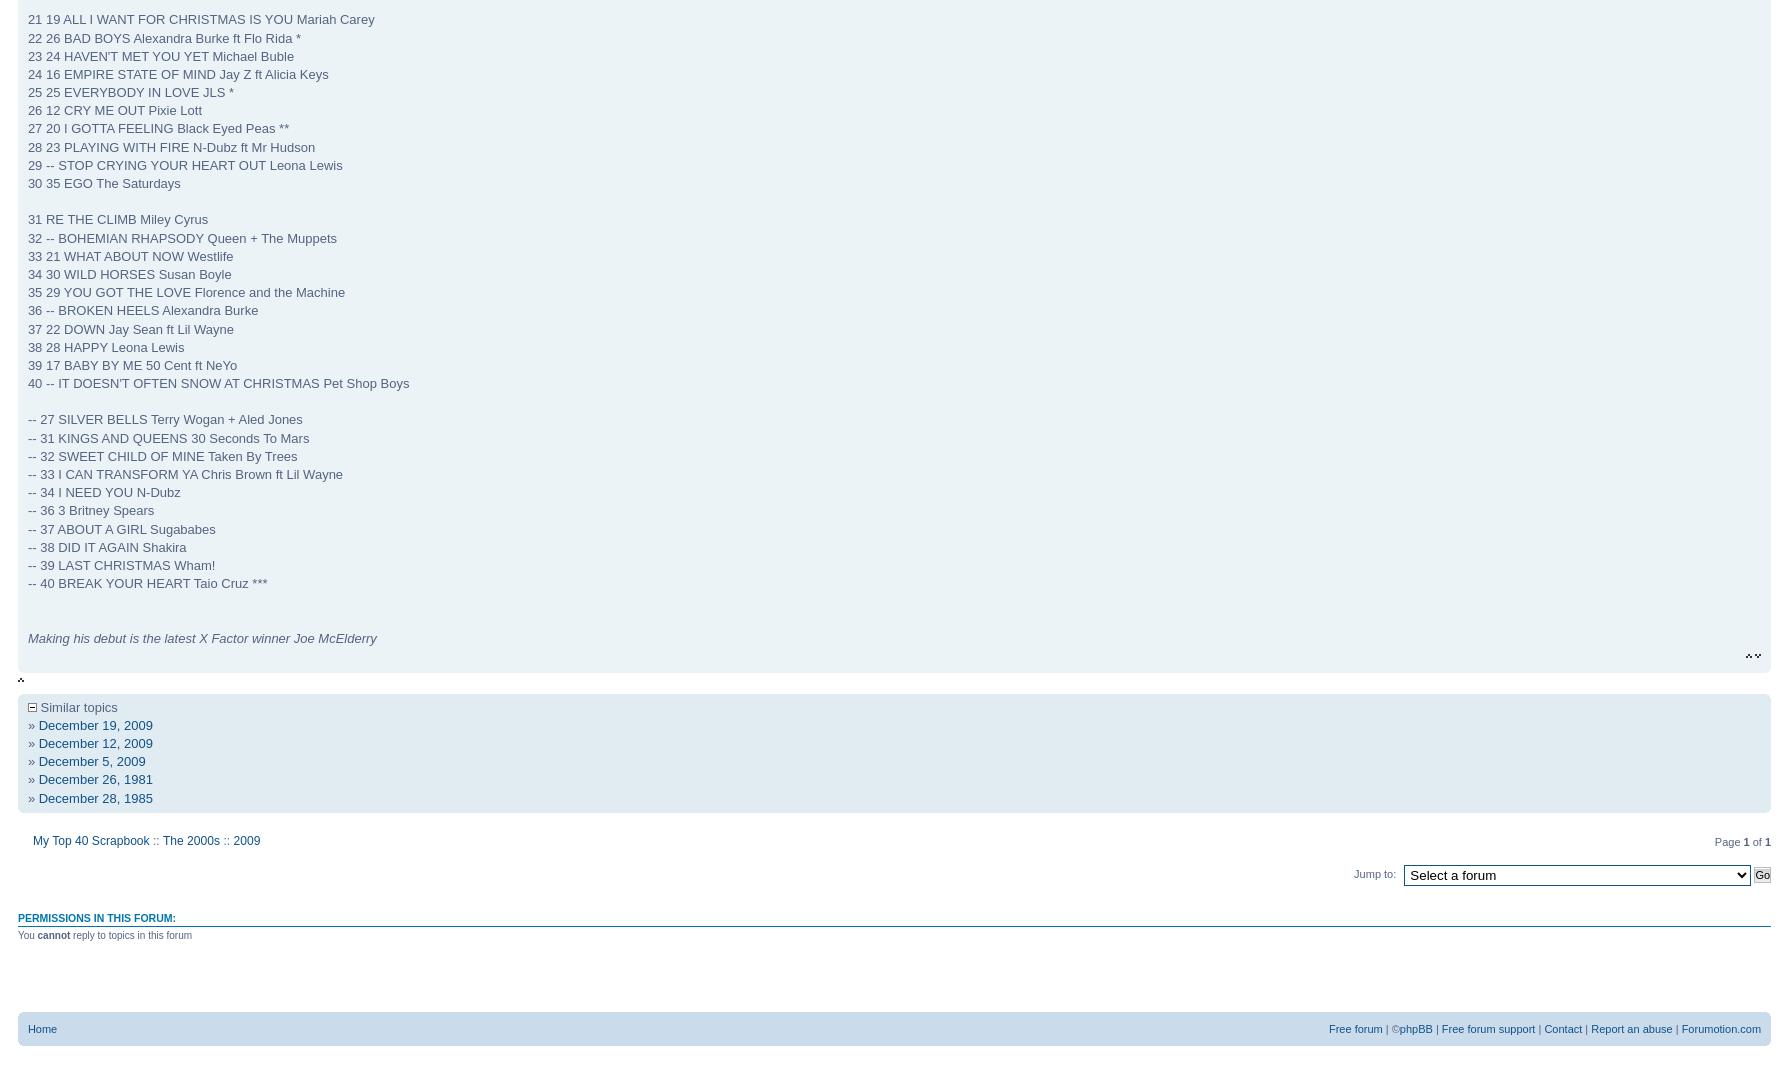 The width and height of the screenshot is (1789, 1077). Describe the element at coordinates (27, 637) in the screenshot. I see `'Making his debut is the latest X Factor winner Joe McElderry'` at that location.